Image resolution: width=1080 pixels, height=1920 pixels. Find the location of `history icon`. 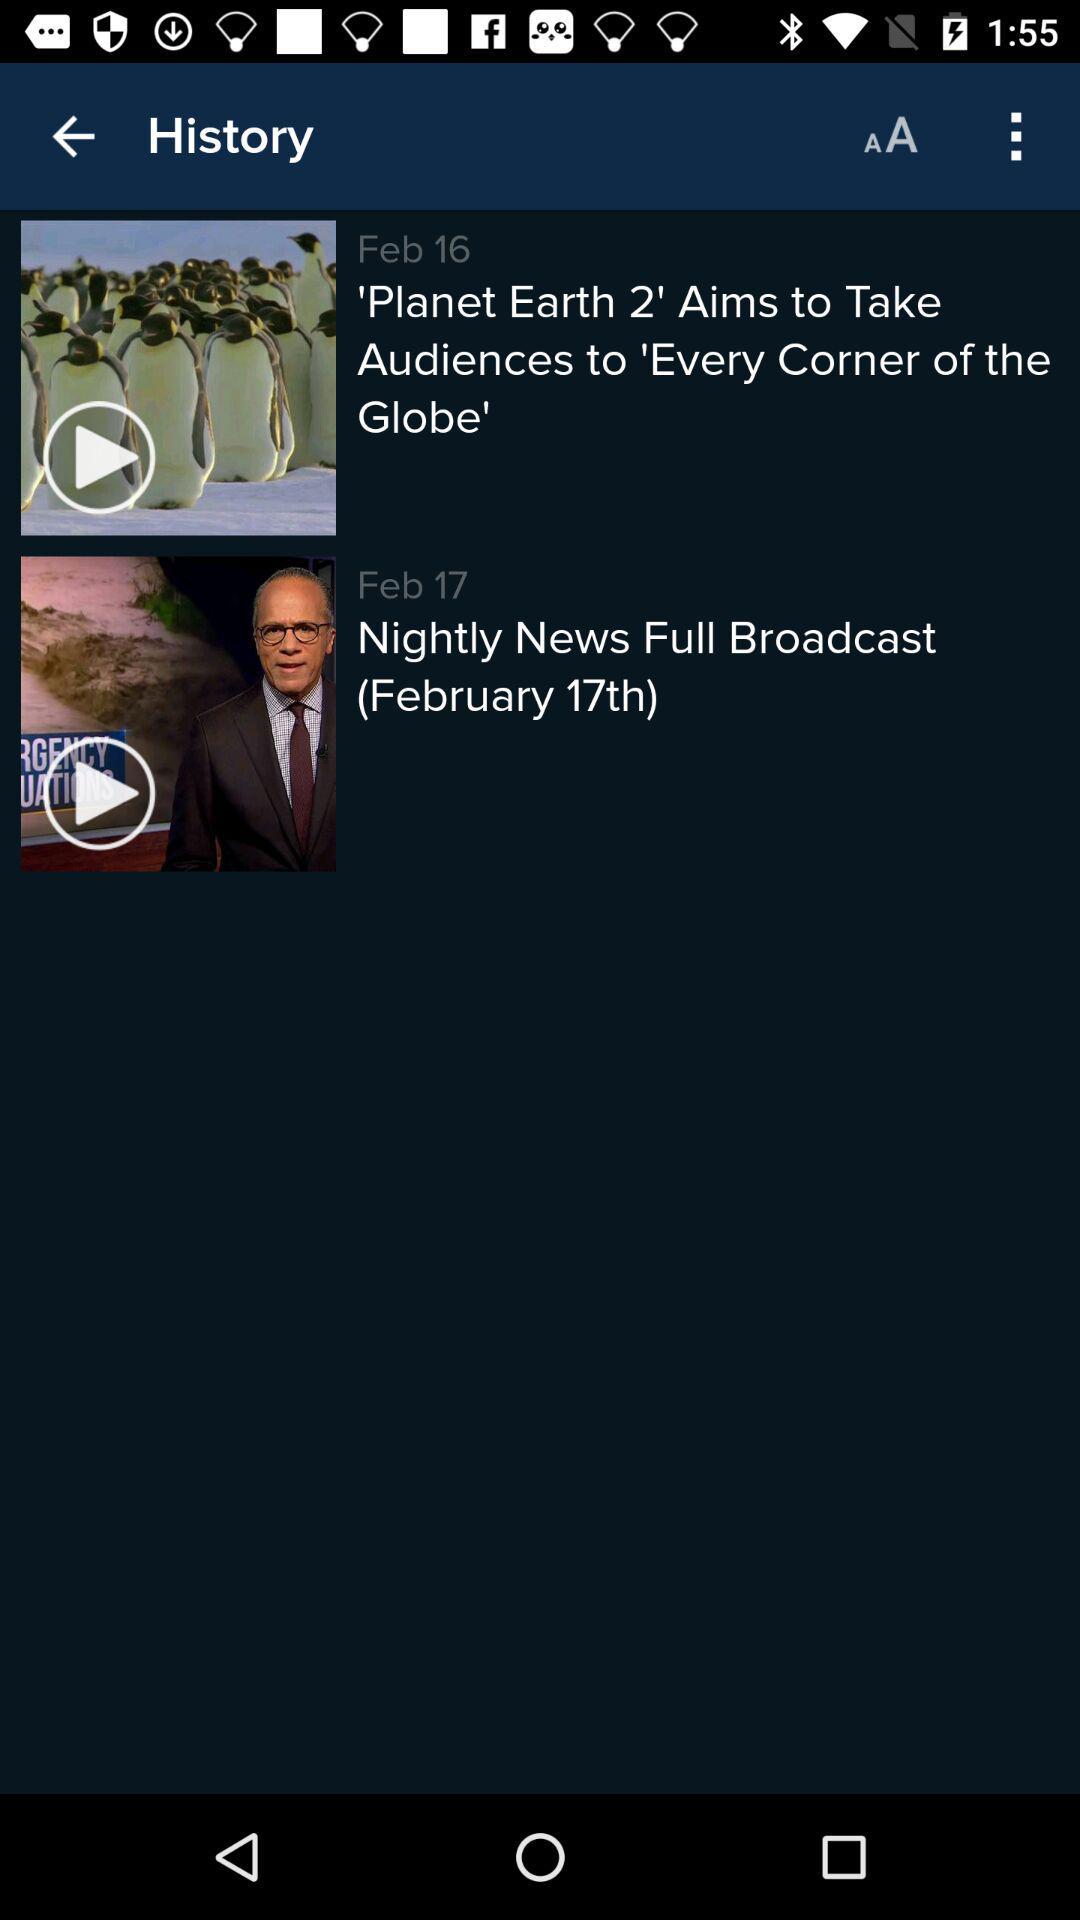

history icon is located at coordinates (229, 135).